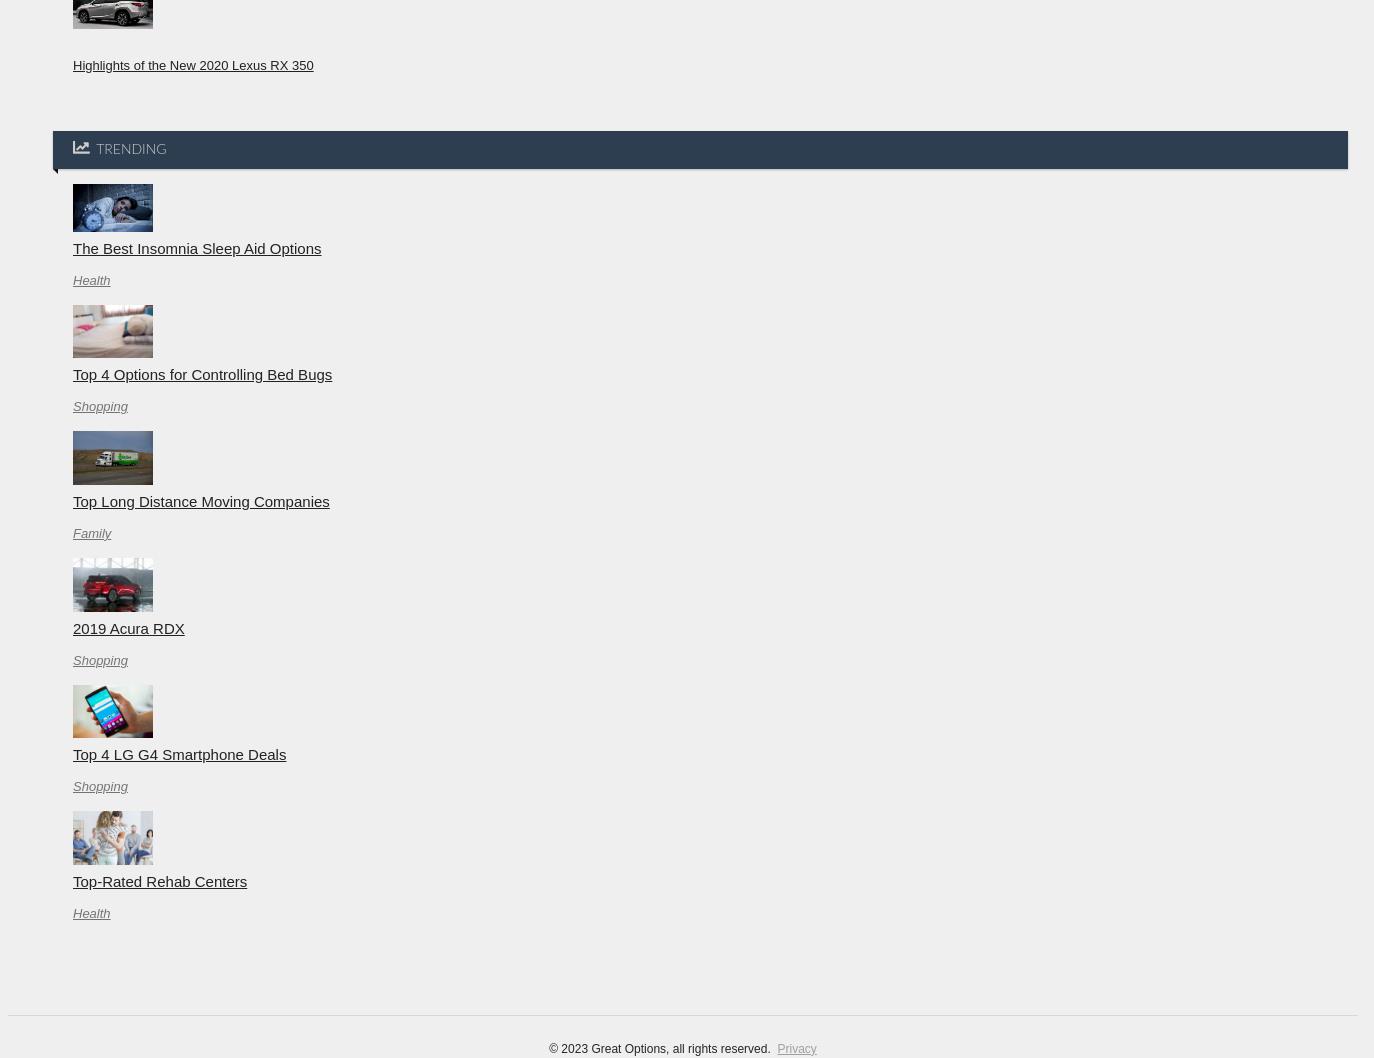  What do you see at coordinates (128, 147) in the screenshot?
I see `'Trending'` at bounding box center [128, 147].